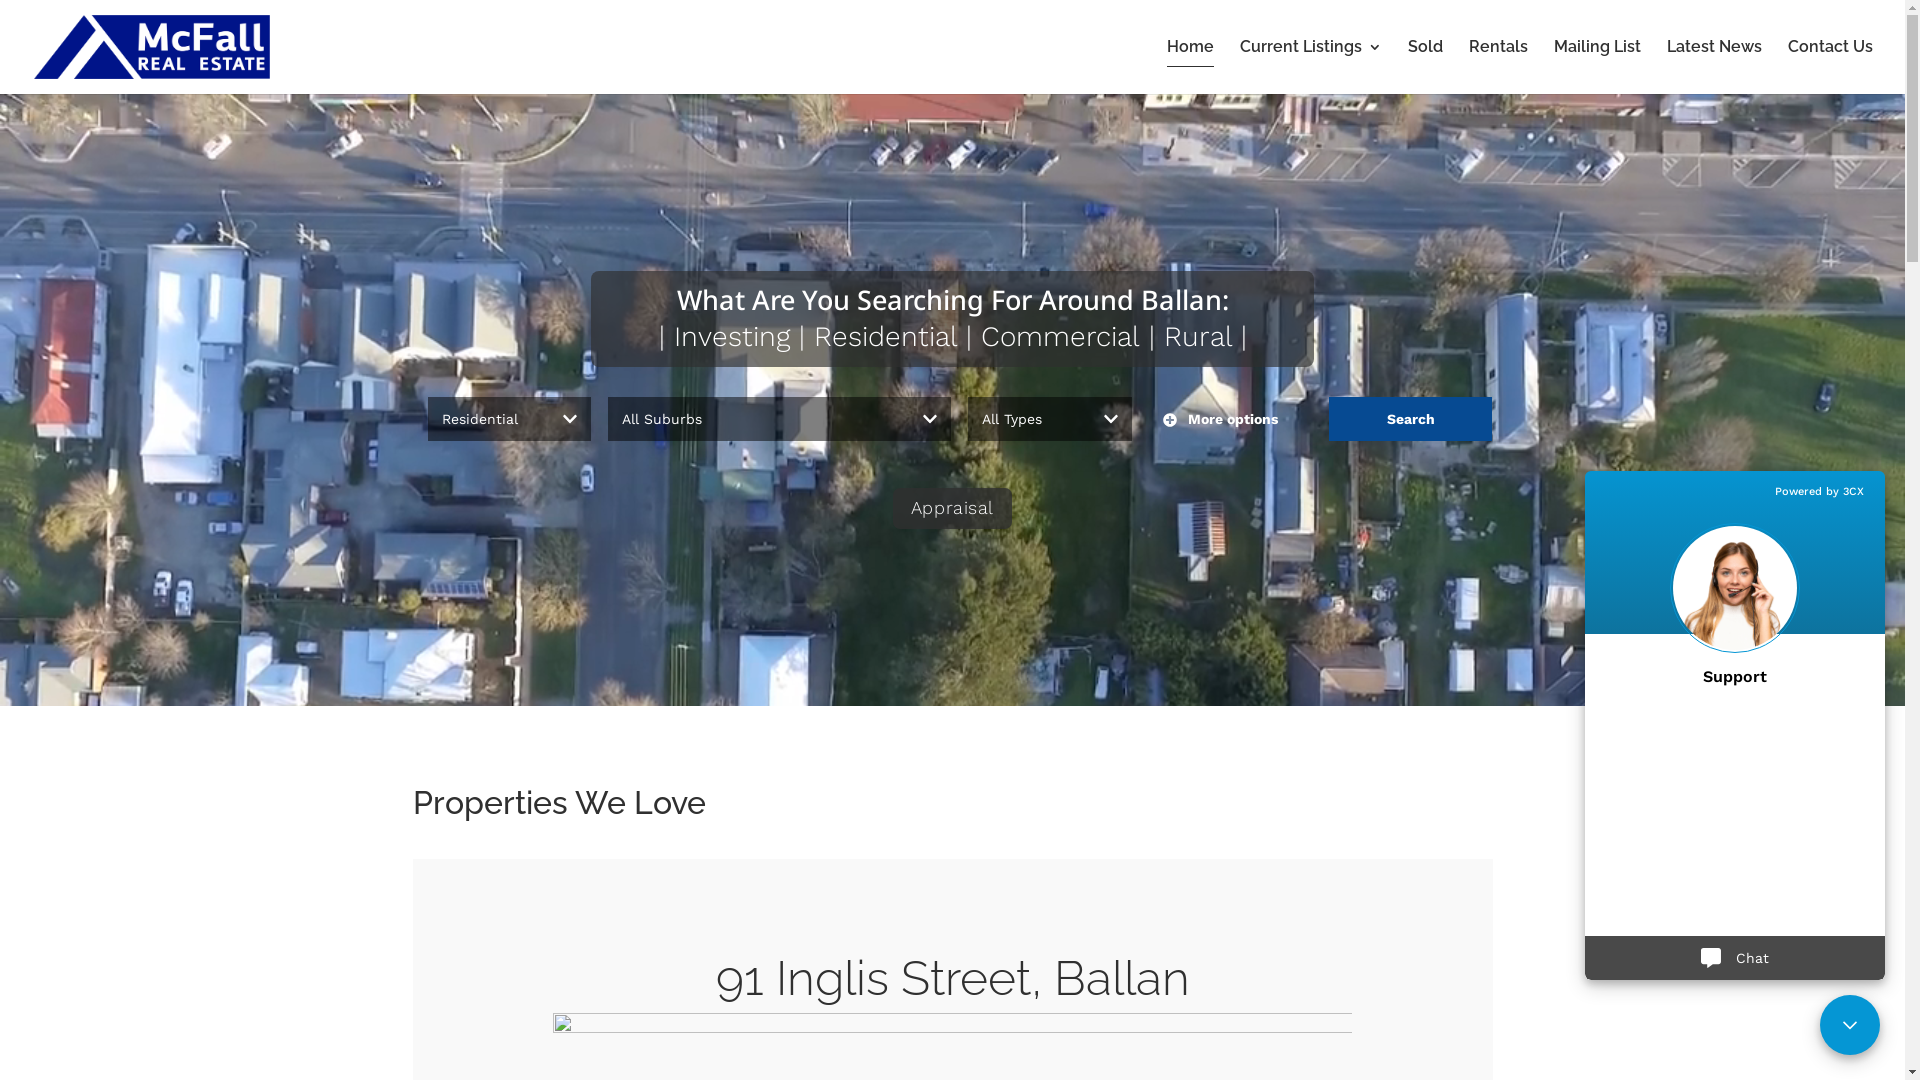 This screenshot has height=1080, width=1920. Describe the element at coordinates (1409, 418) in the screenshot. I see `'Search'` at that location.